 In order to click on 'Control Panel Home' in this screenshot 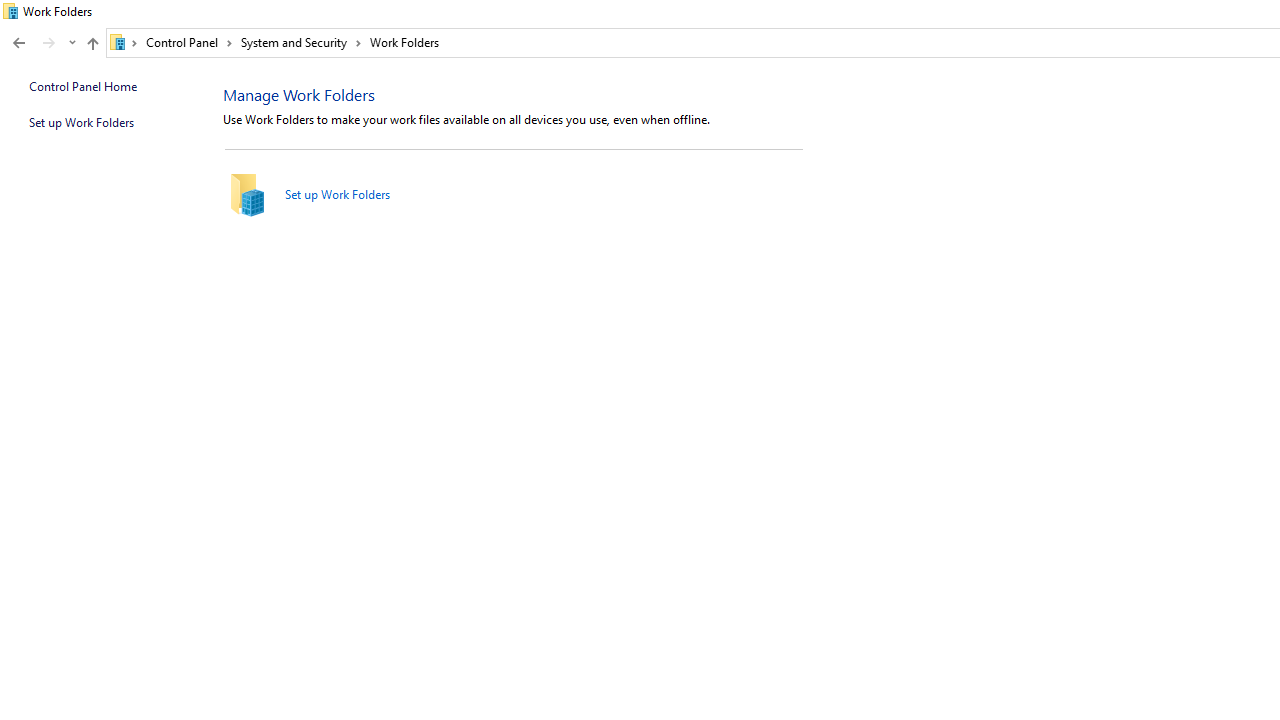, I will do `click(82, 85)`.